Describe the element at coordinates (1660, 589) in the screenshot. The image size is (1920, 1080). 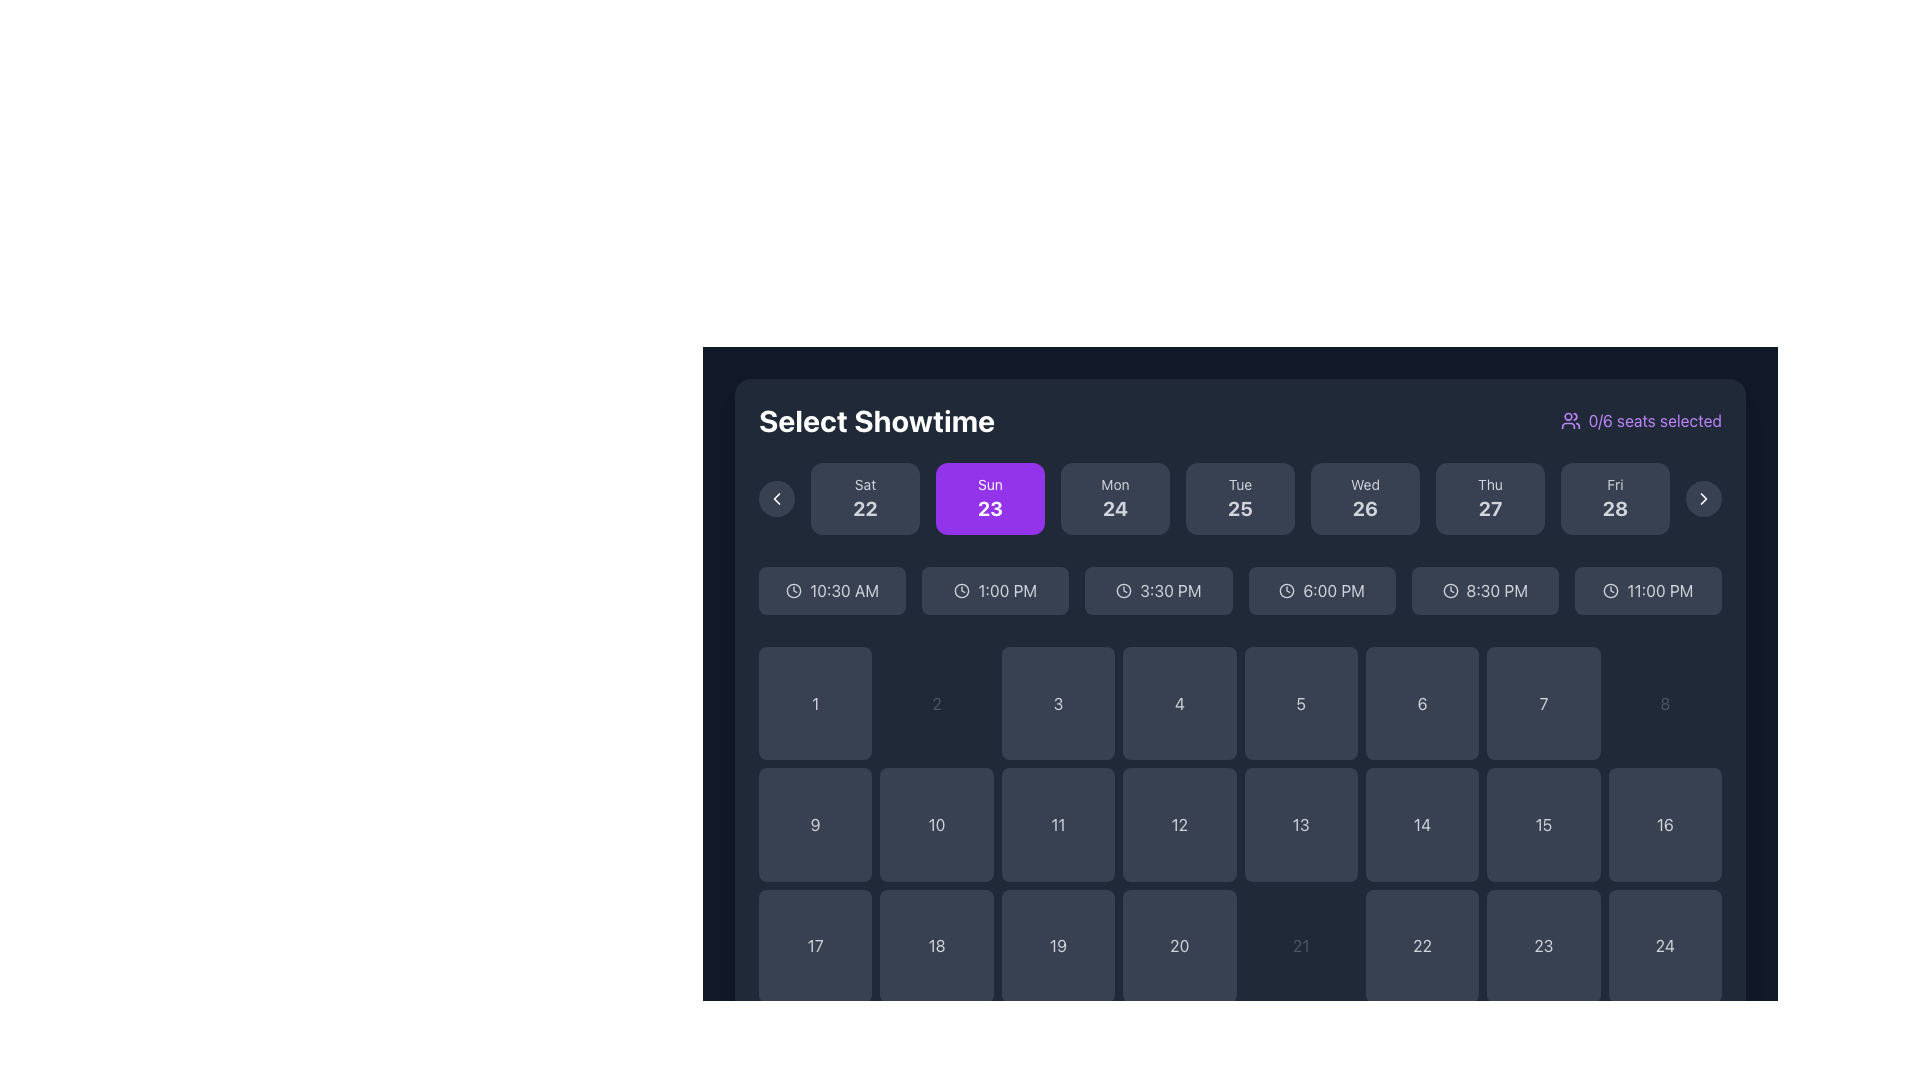
I see `the '11:00 PM' text label, which is the last element in a horizontal row of selectable times` at that location.